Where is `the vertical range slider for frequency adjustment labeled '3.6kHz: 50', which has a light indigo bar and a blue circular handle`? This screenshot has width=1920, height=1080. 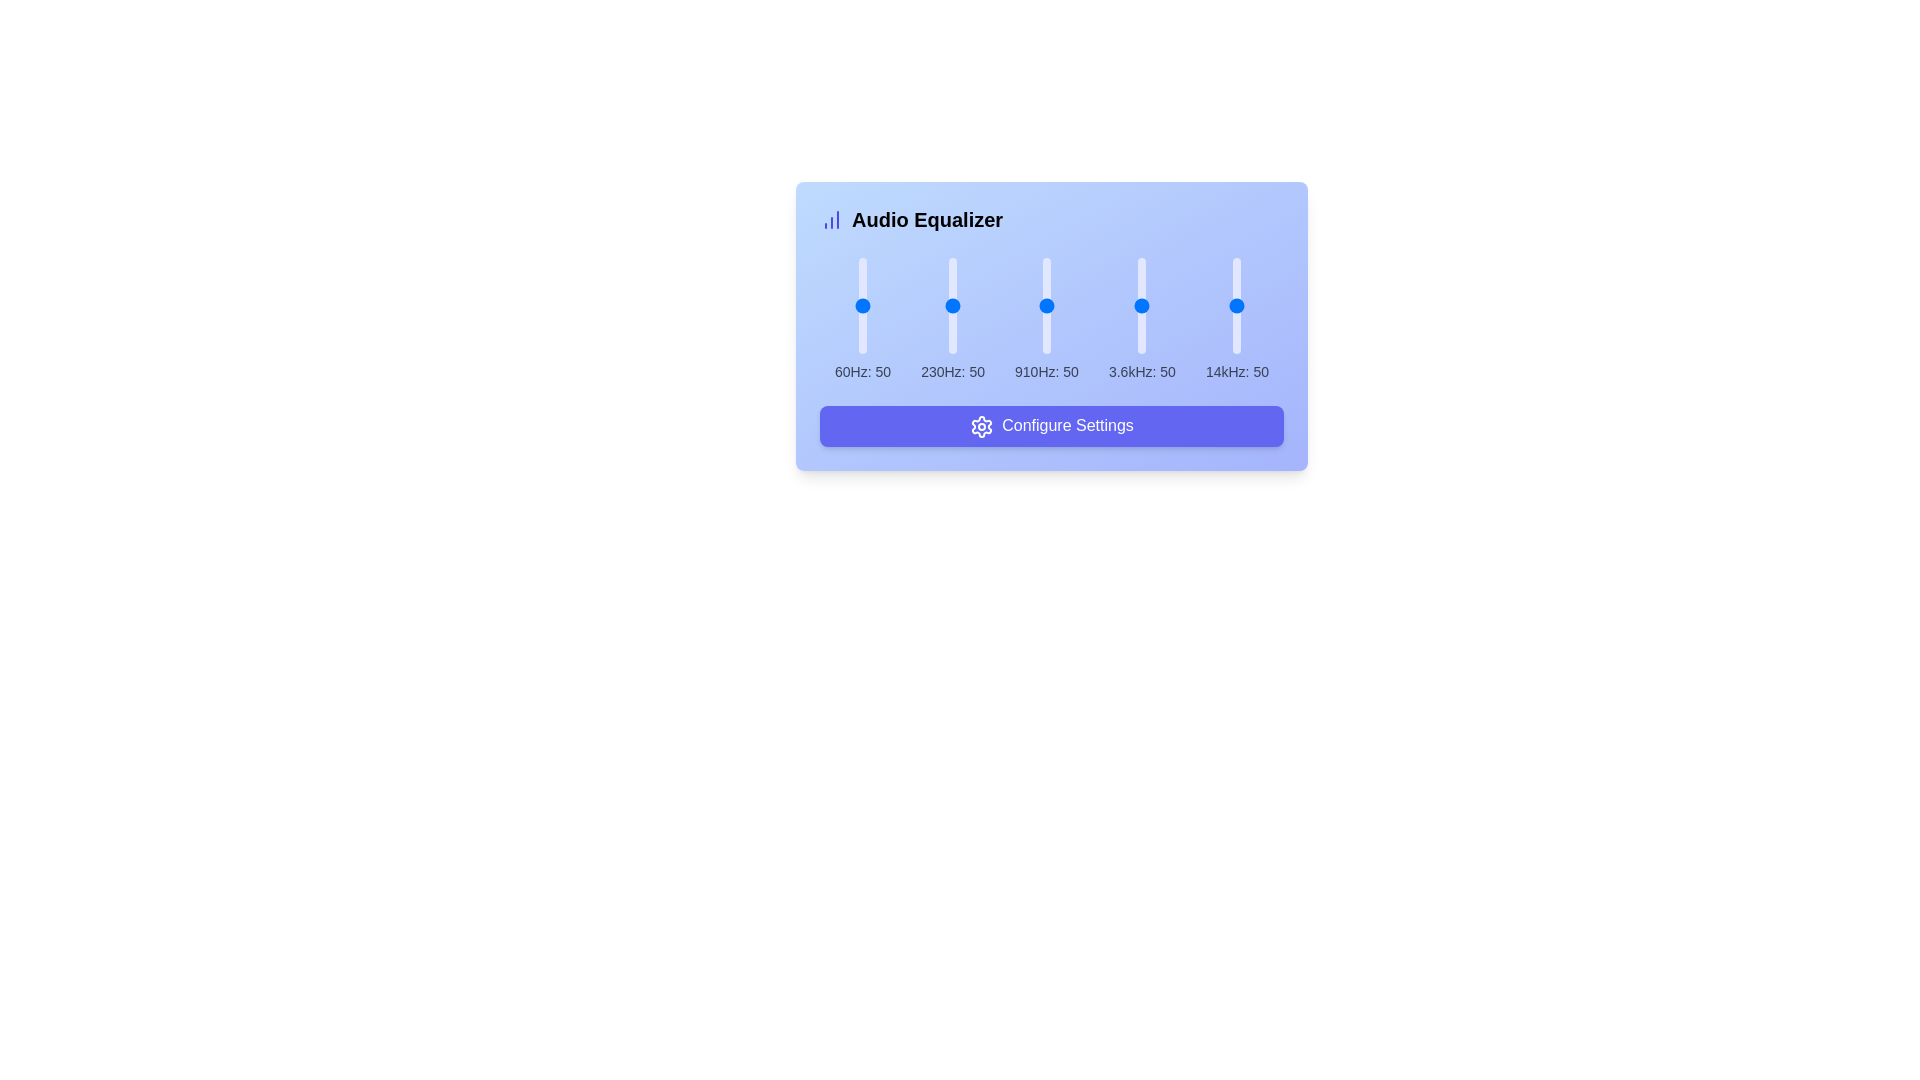 the vertical range slider for frequency adjustment labeled '3.6kHz: 50', which has a light indigo bar and a blue circular handle is located at coordinates (1142, 305).